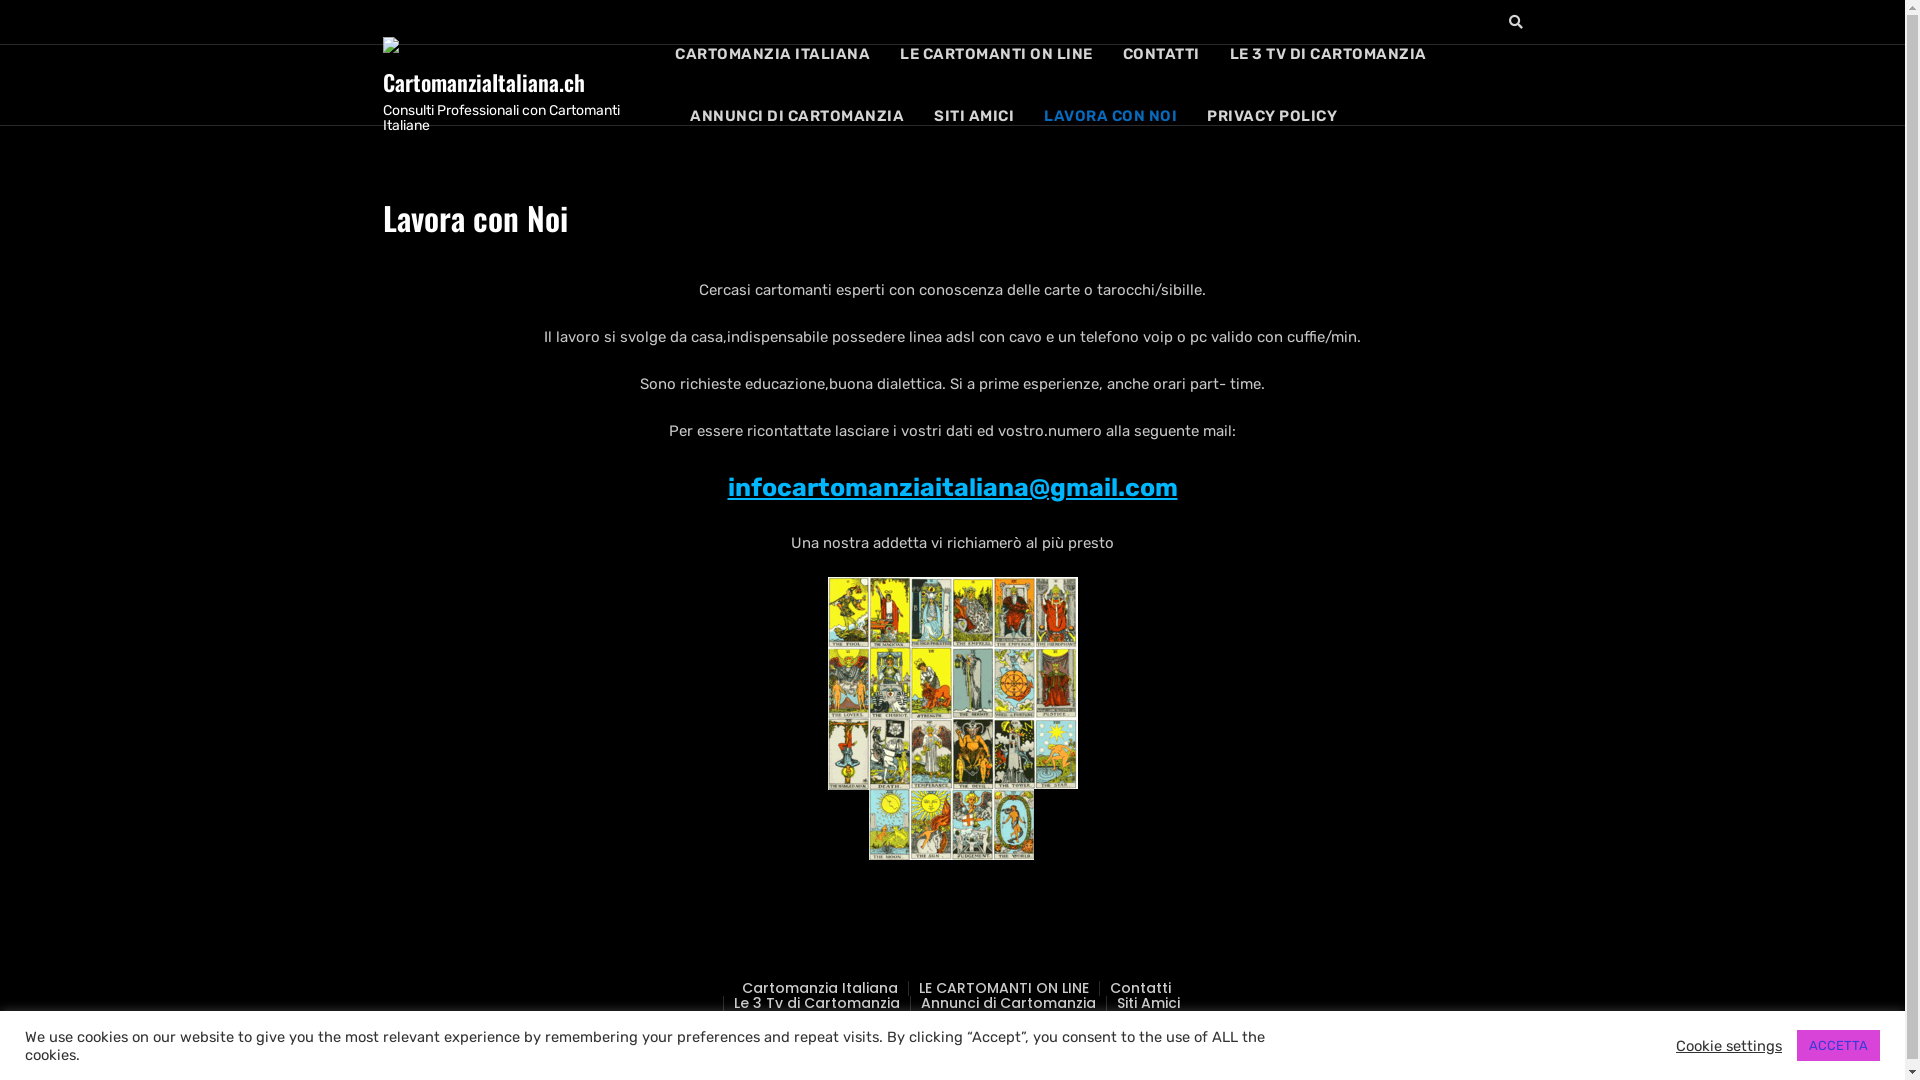 The image size is (1920, 1080). What do you see at coordinates (1008, 1002) in the screenshot?
I see `'Annunci di Cartomanzia'` at bounding box center [1008, 1002].